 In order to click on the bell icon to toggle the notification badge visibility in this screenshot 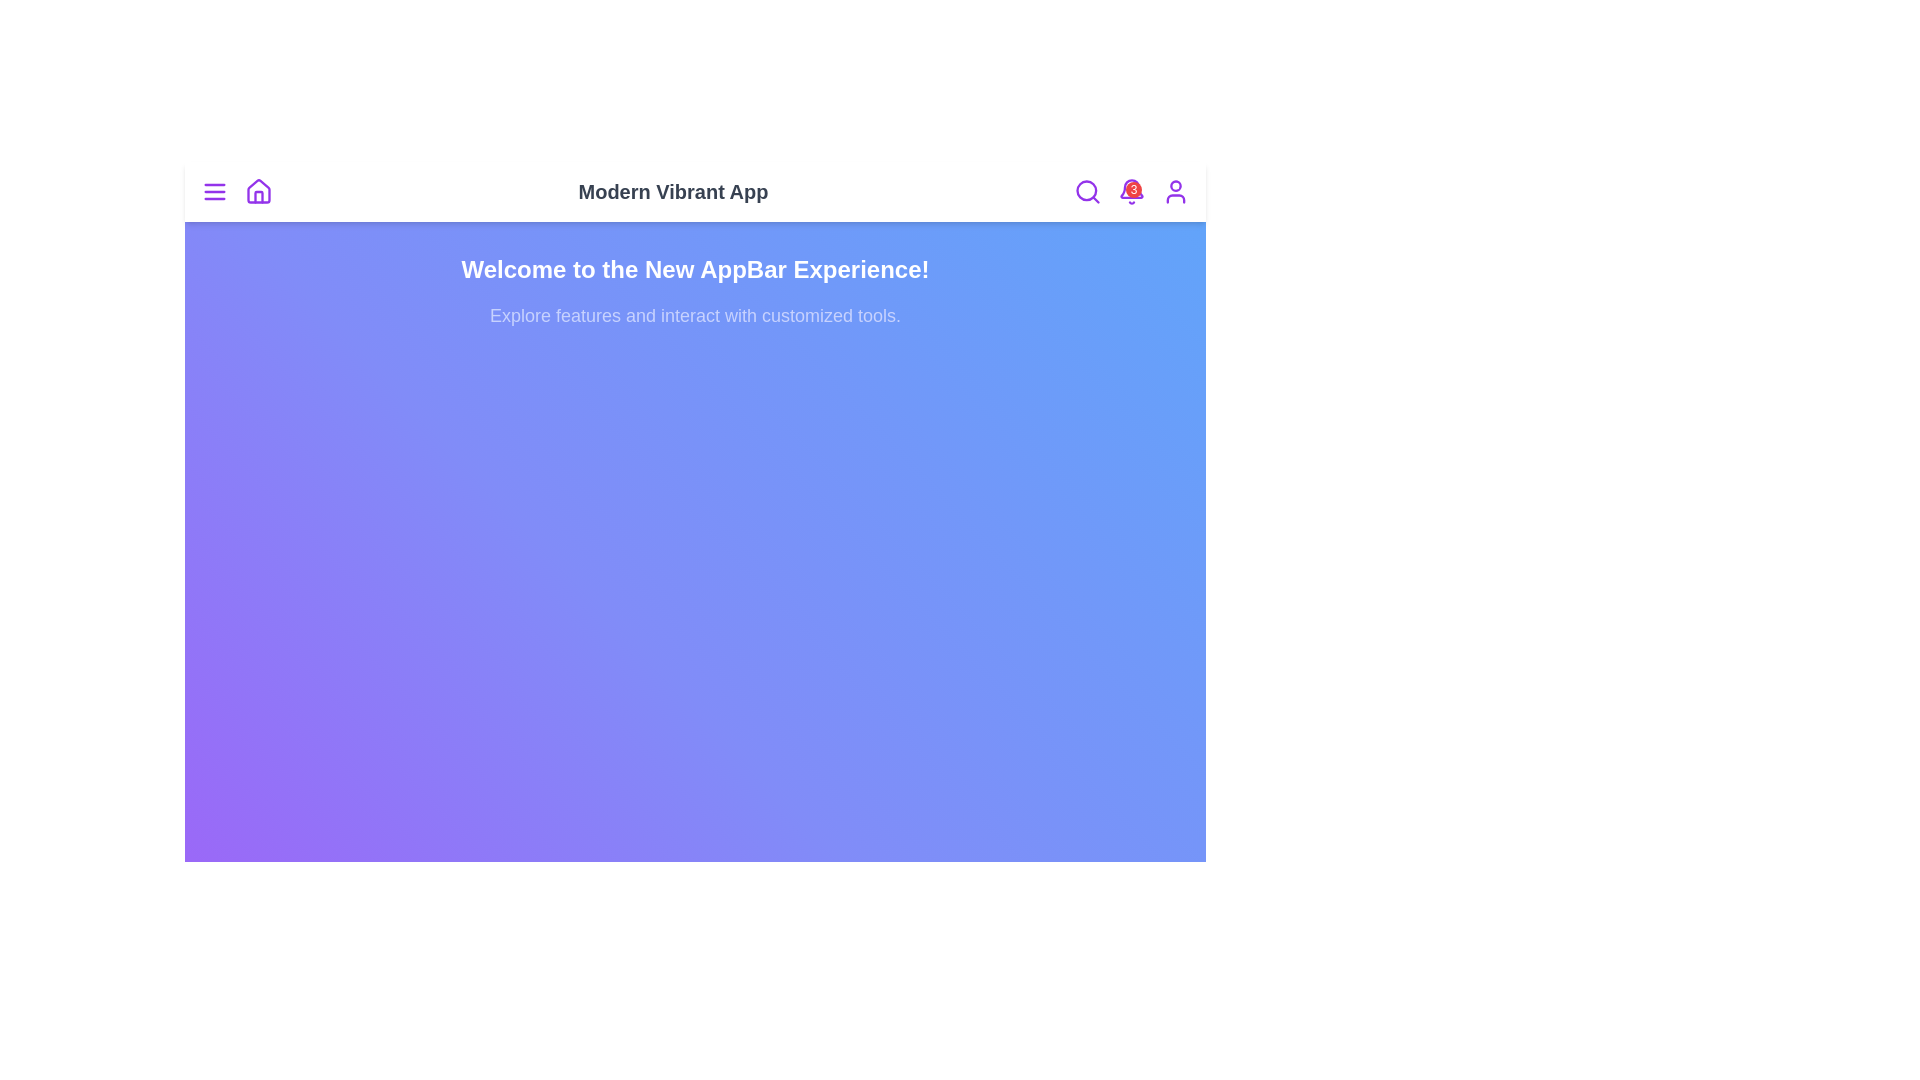, I will do `click(1132, 192)`.